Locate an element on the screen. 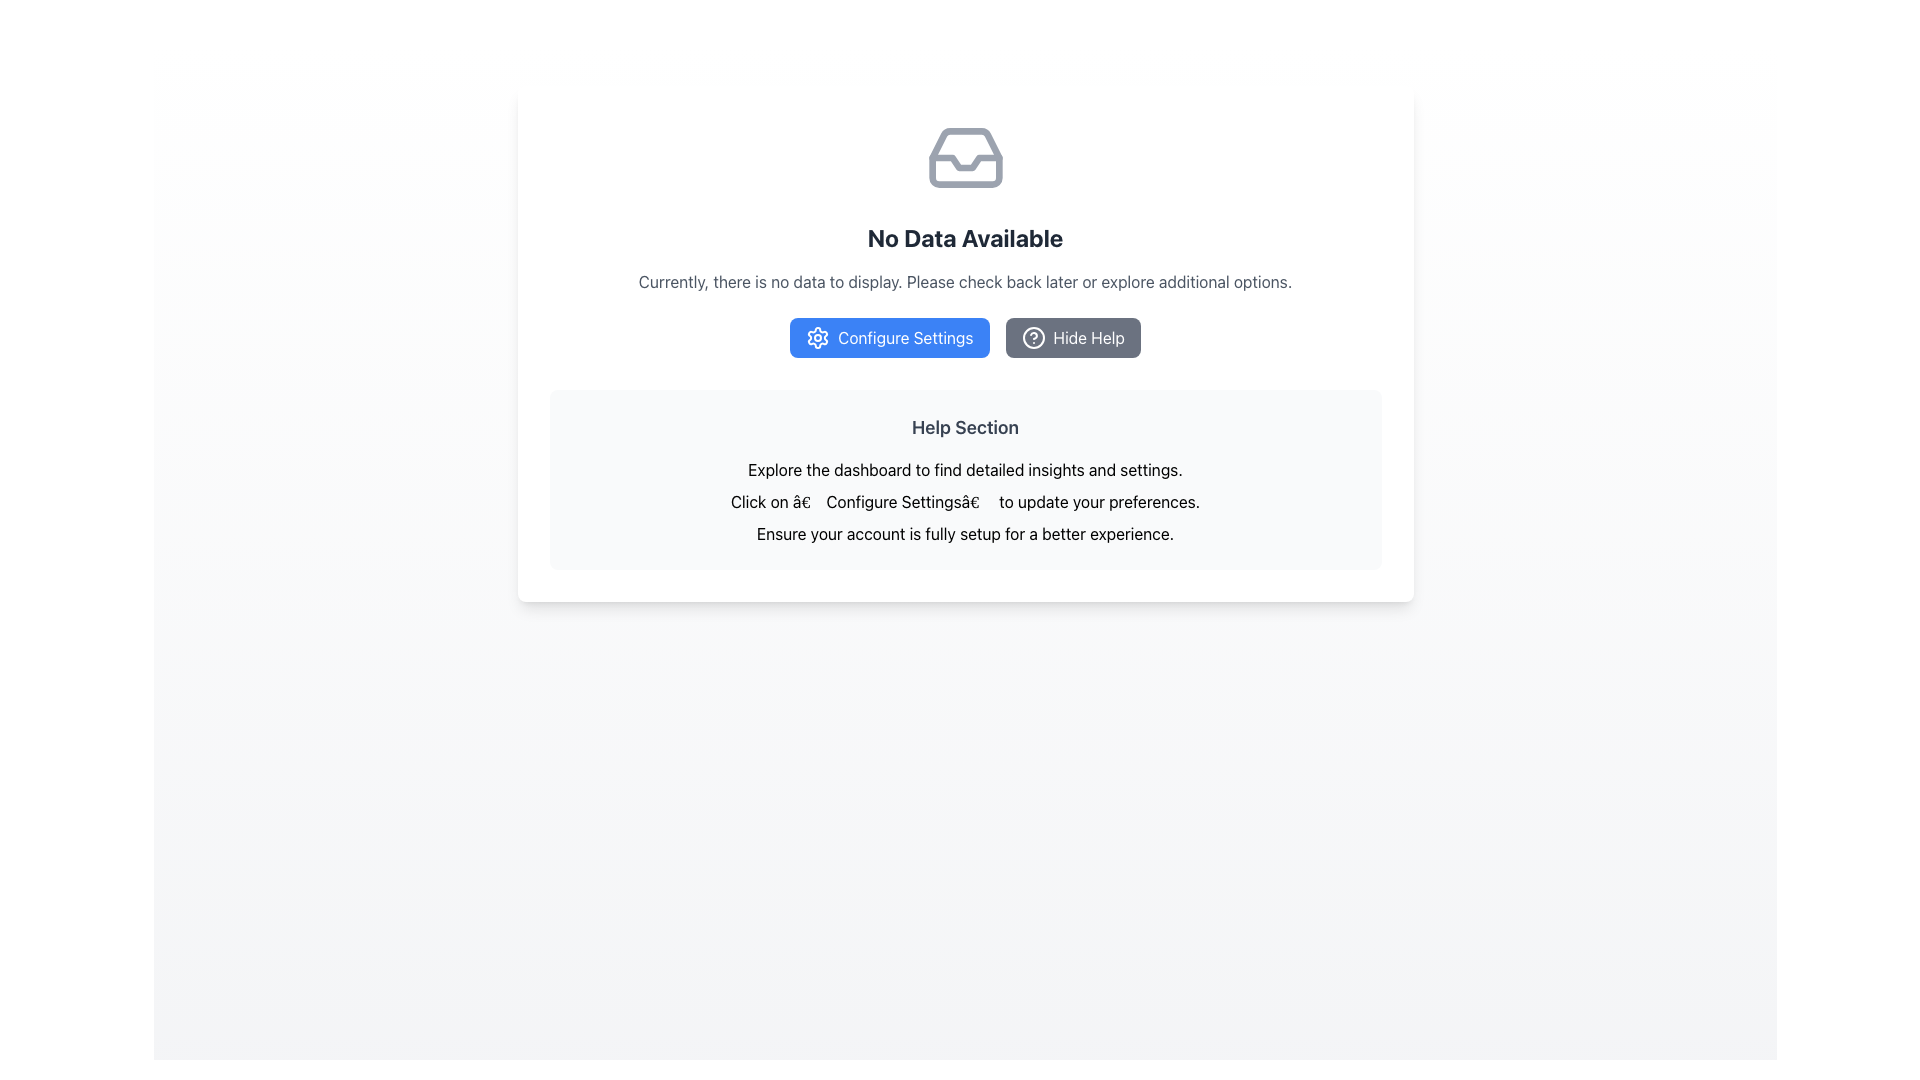 Image resolution: width=1920 pixels, height=1080 pixels. the second static text element that provides instructions for the 'Configure Settings' button, positioned centrally below the first text element is located at coordinates (965, 500).